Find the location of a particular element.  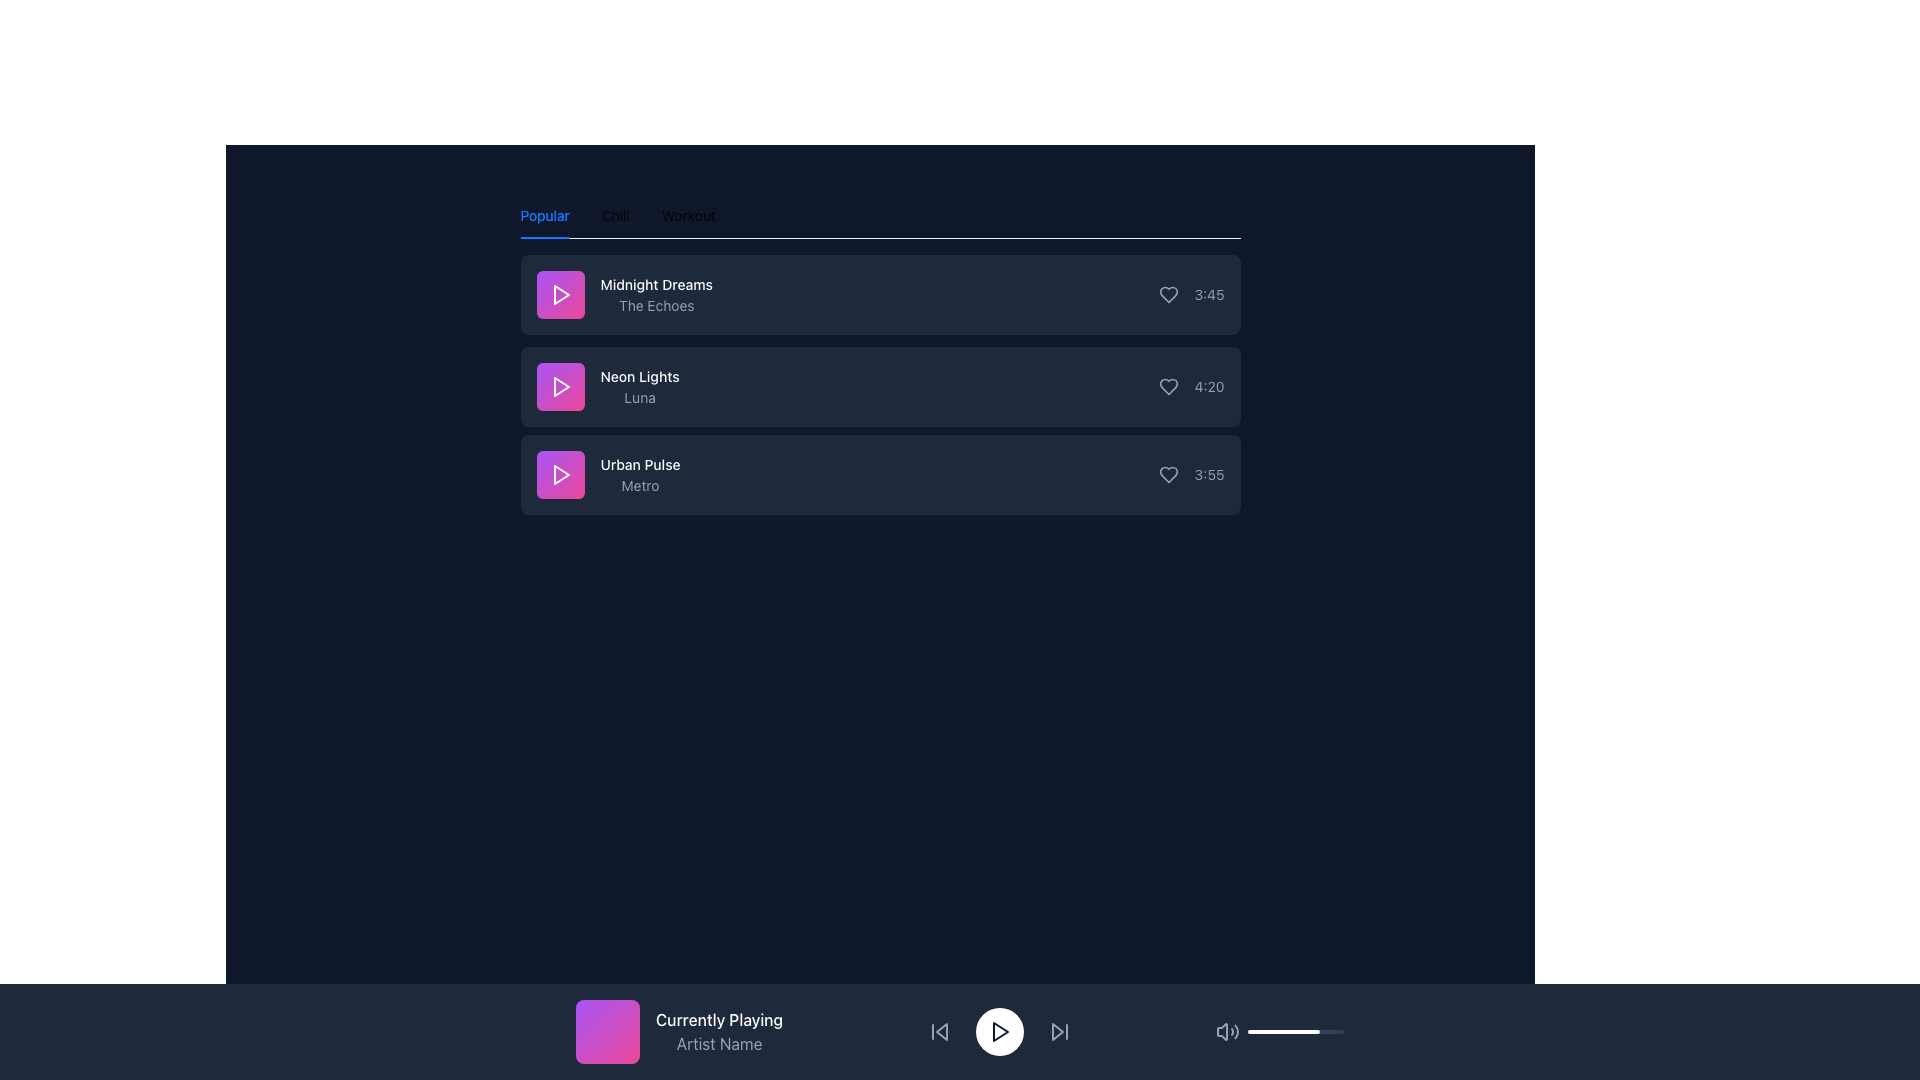

the play button icon located to the left of the song title 'Midnight Dreams' by 'The Echoes' in the topmost music item of the song list to initiate playback is located at coordinates (560, 294).